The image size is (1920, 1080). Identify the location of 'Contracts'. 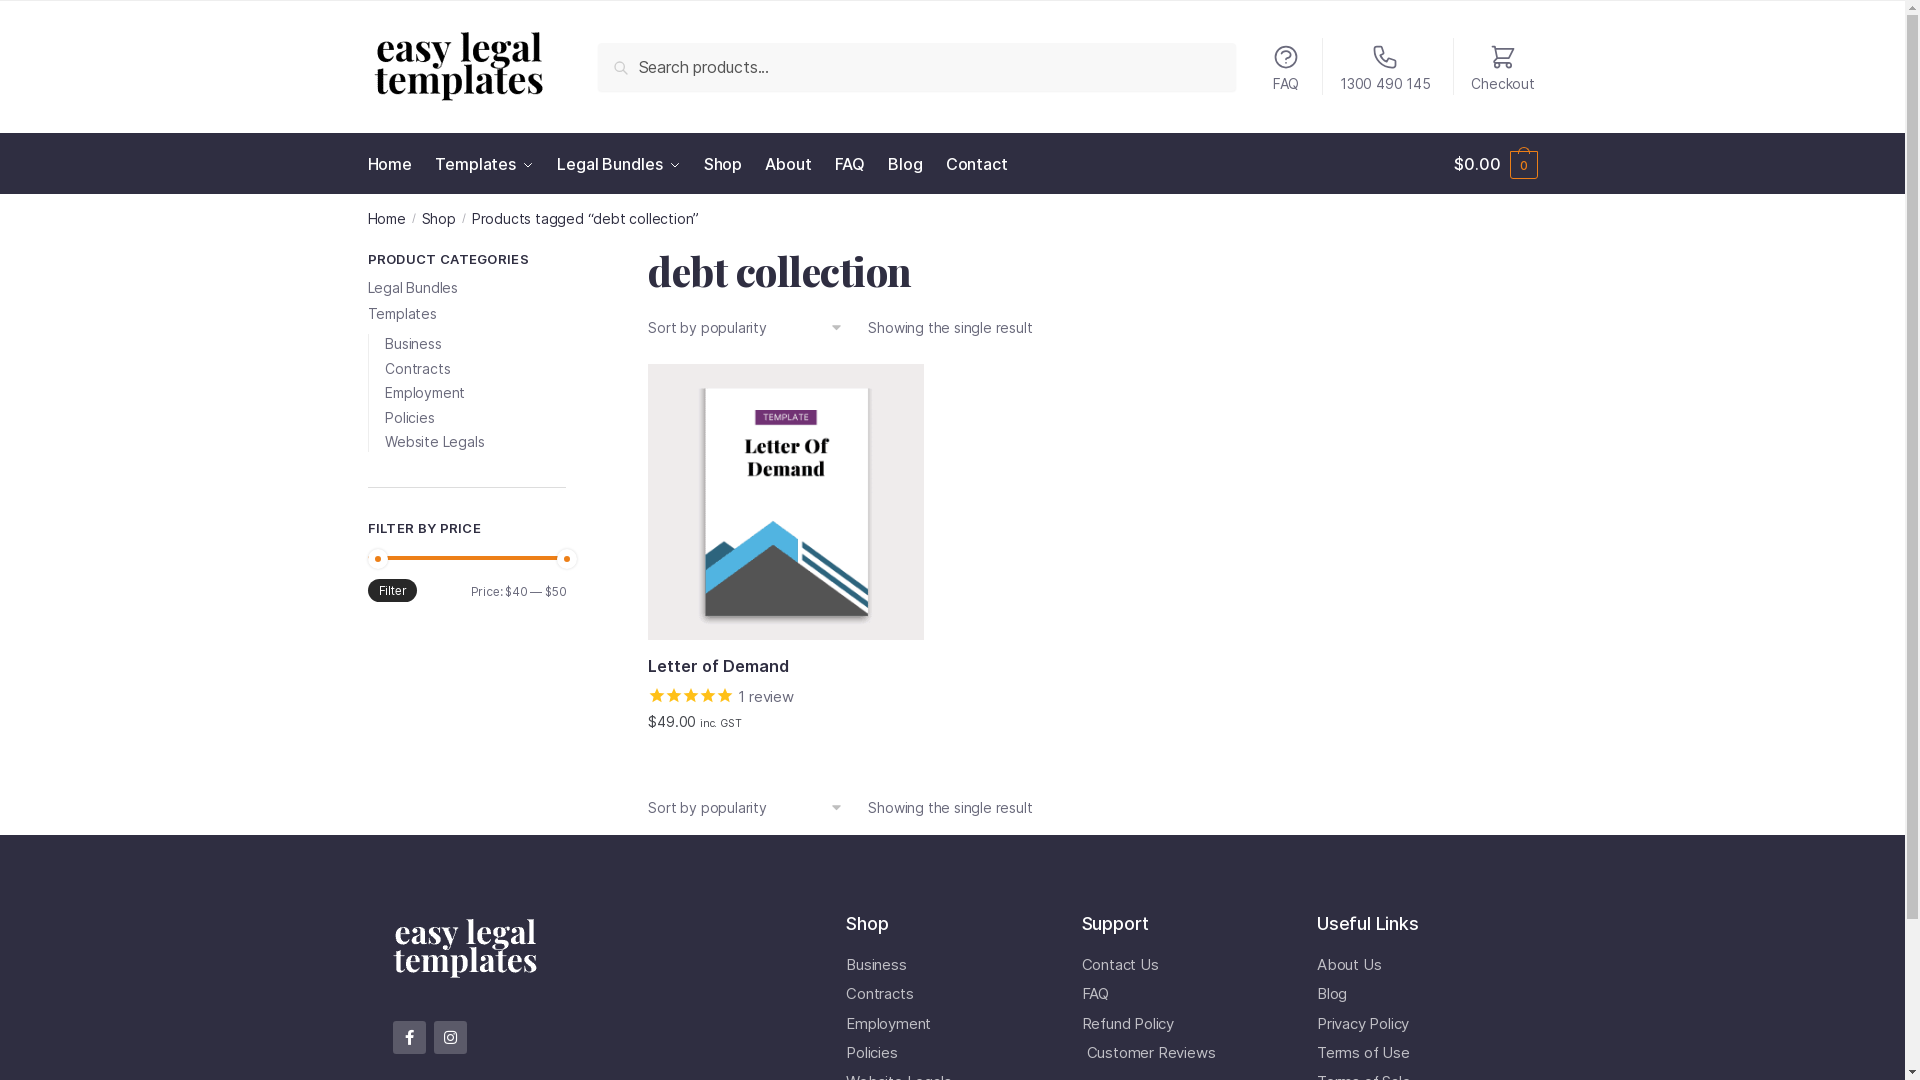
(384, 368).